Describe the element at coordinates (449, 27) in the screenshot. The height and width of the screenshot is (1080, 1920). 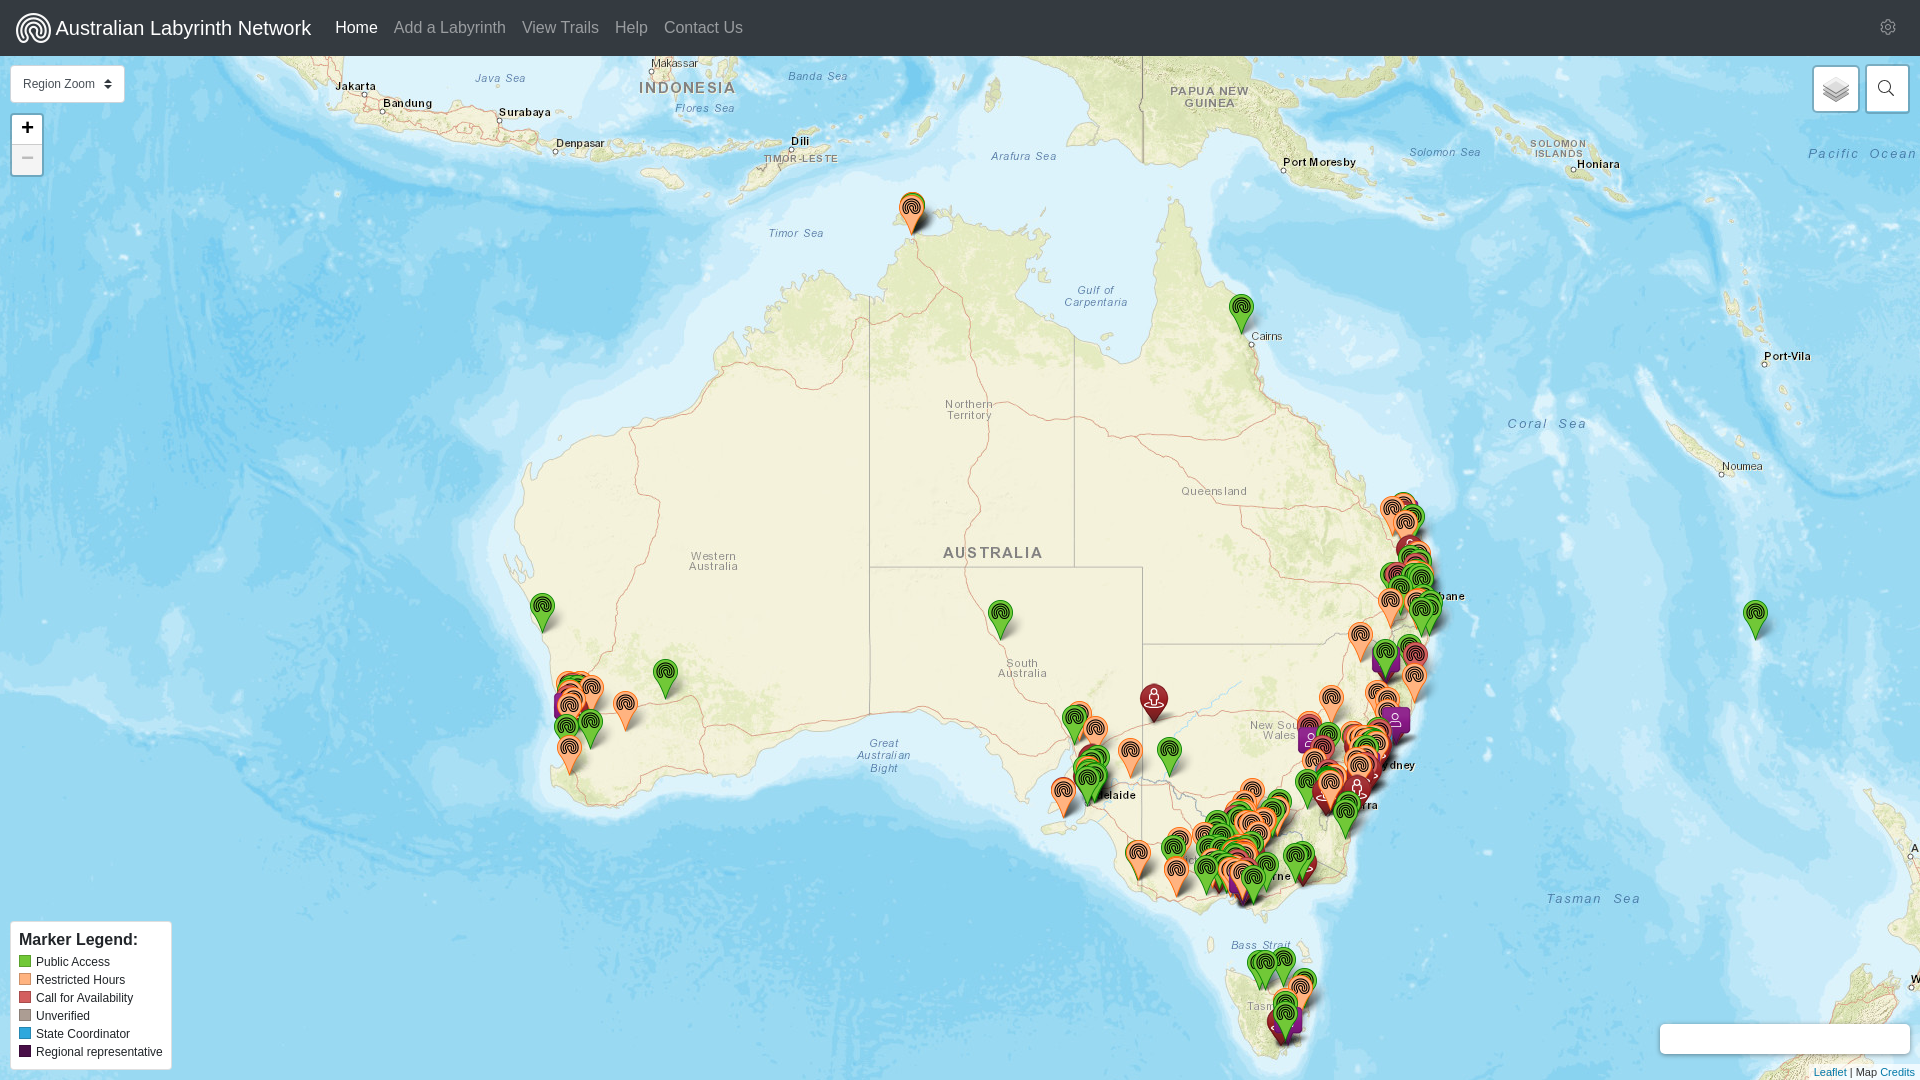
I see `'Add a Labyrinth'` at that location.